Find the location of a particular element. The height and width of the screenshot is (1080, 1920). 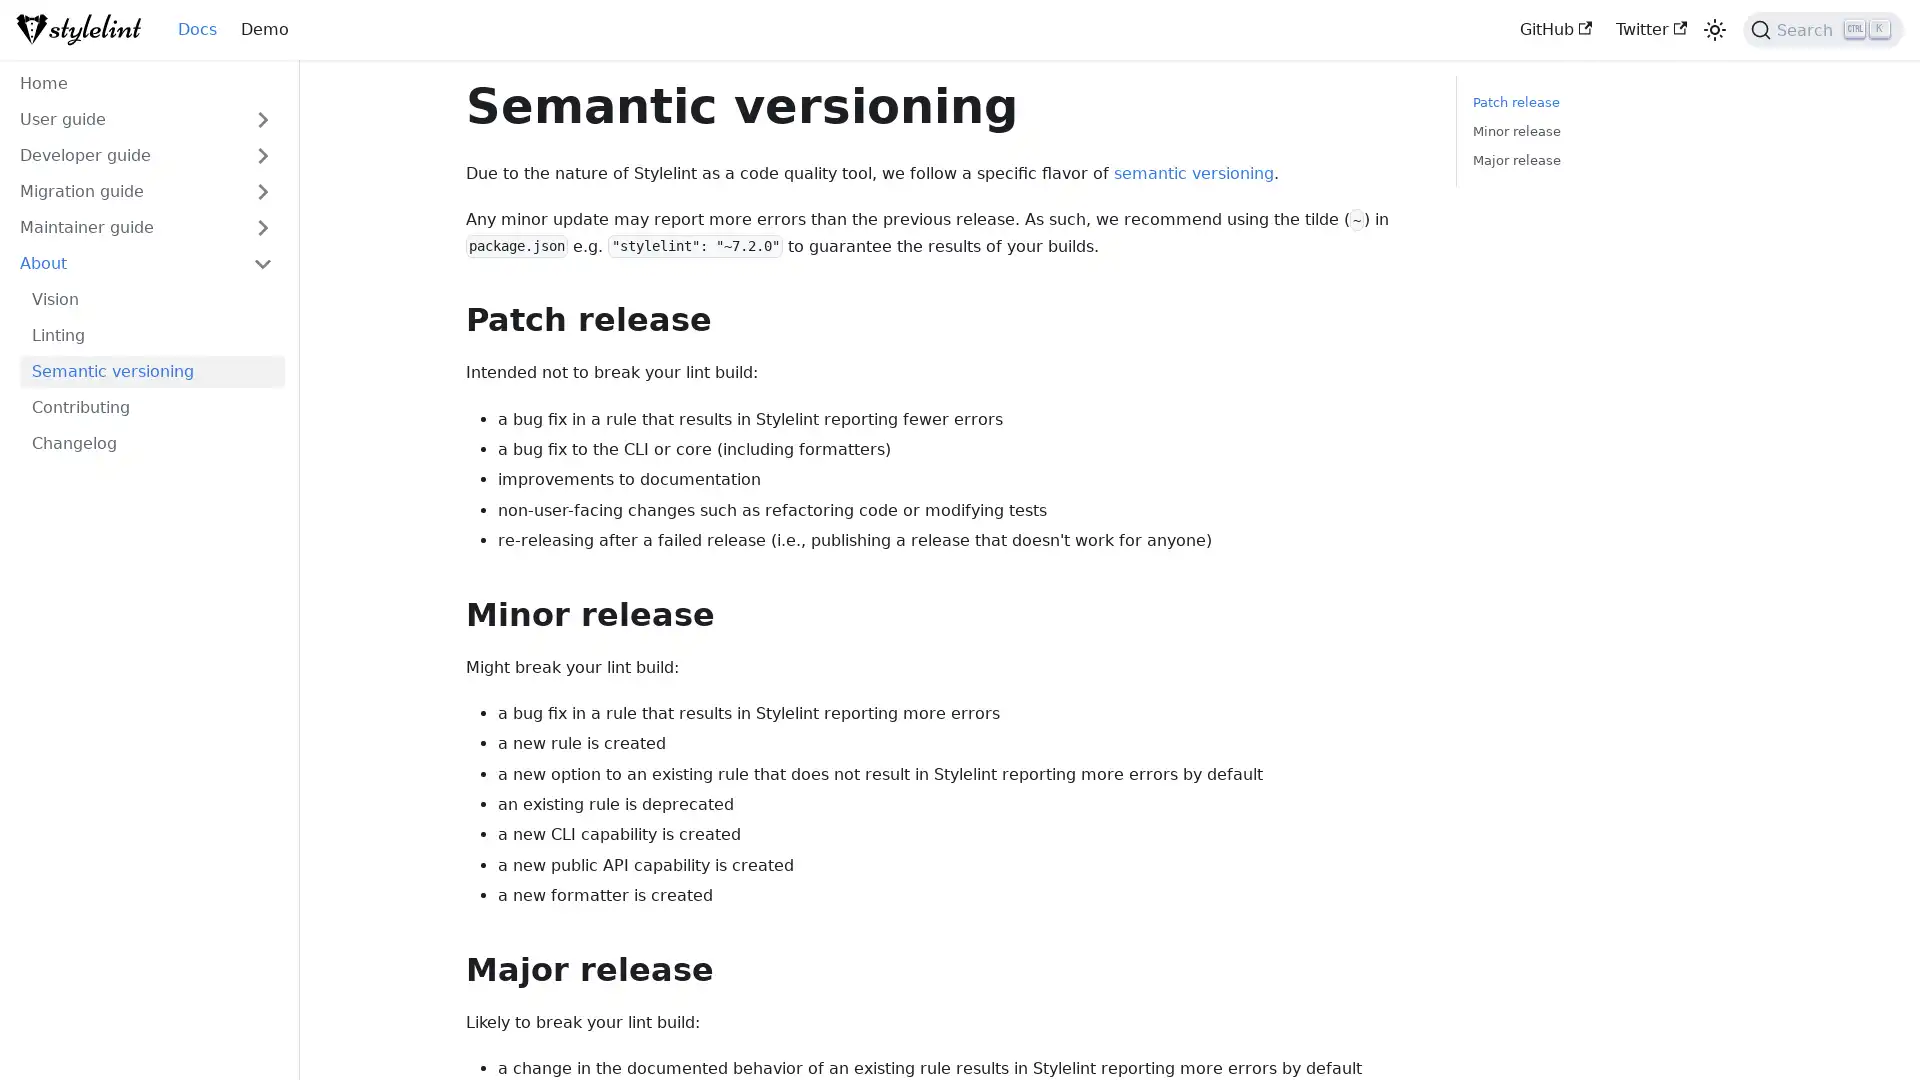

Switch between dark and light mode (currently light mode) is located at coordinates (1713, 30).